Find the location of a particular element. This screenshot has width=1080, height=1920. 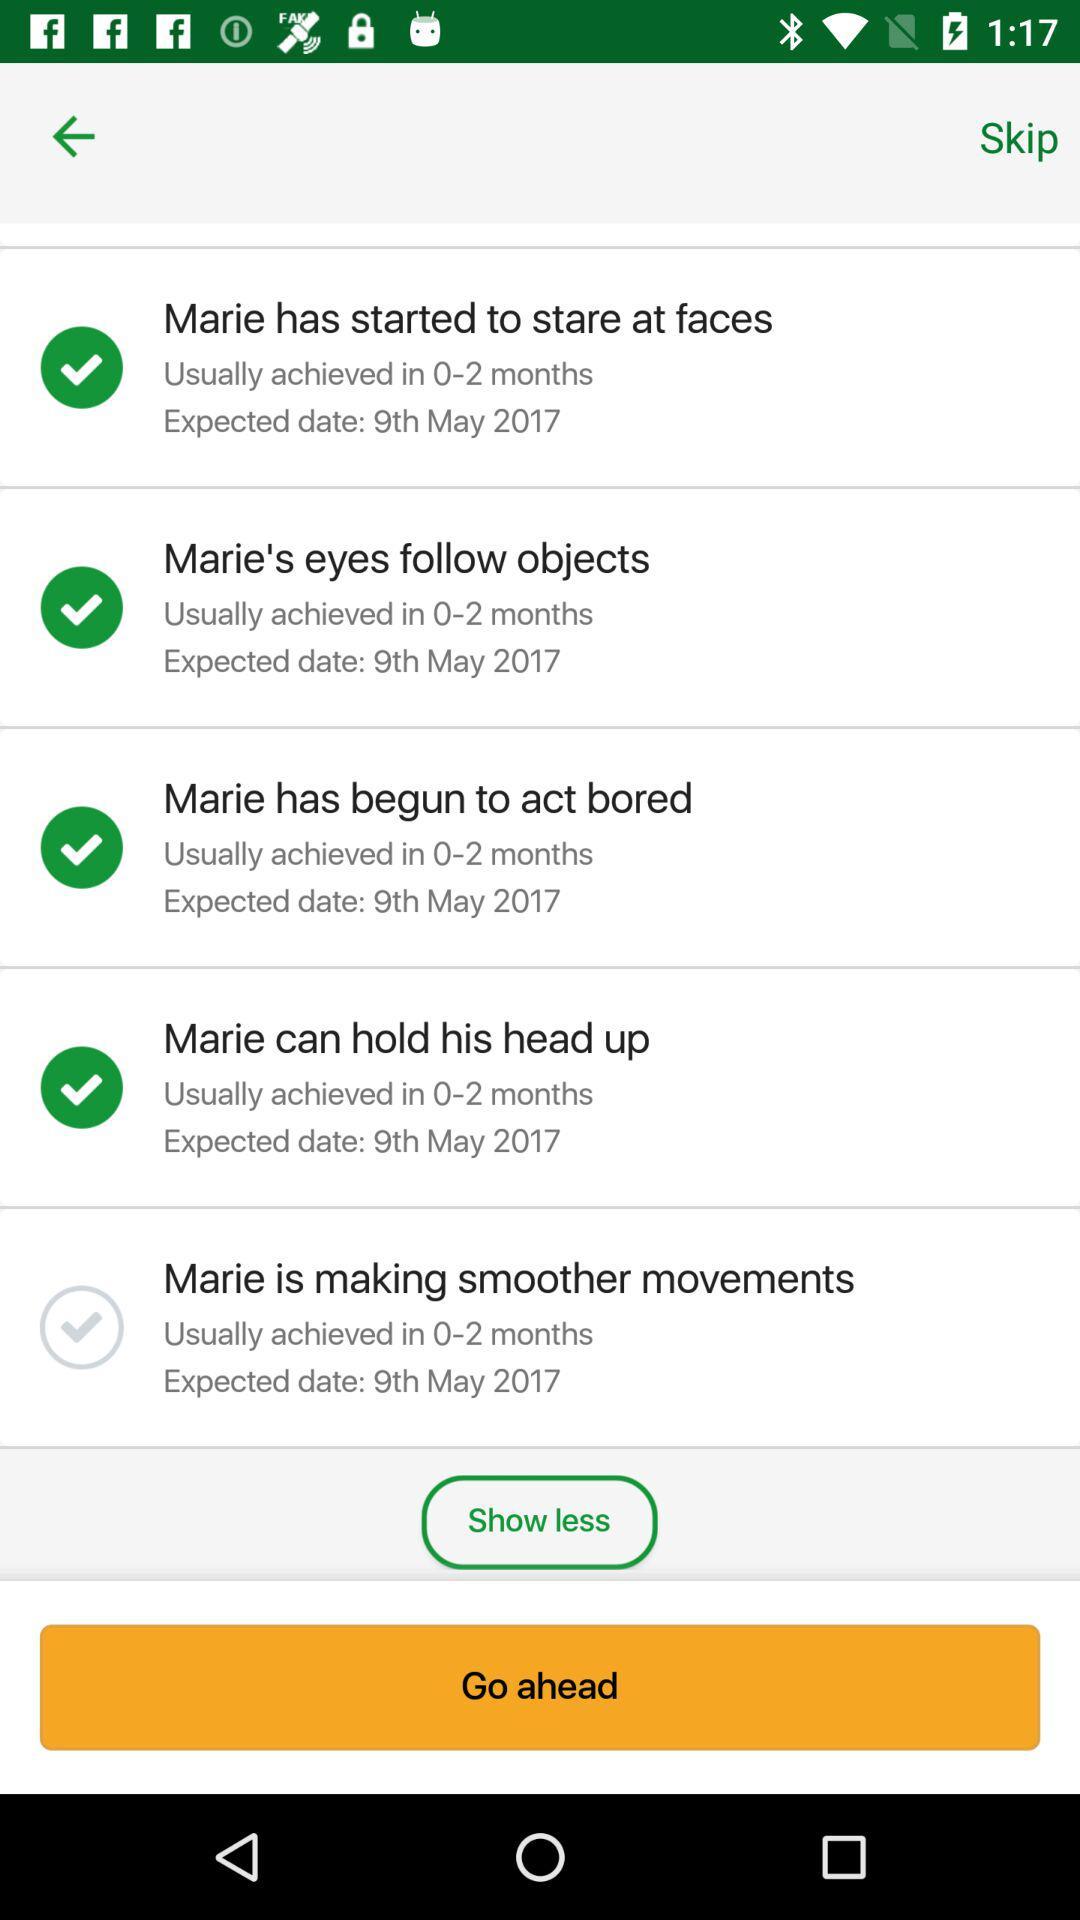

the icon to the left of skip item is located at coordinates (72, 135).